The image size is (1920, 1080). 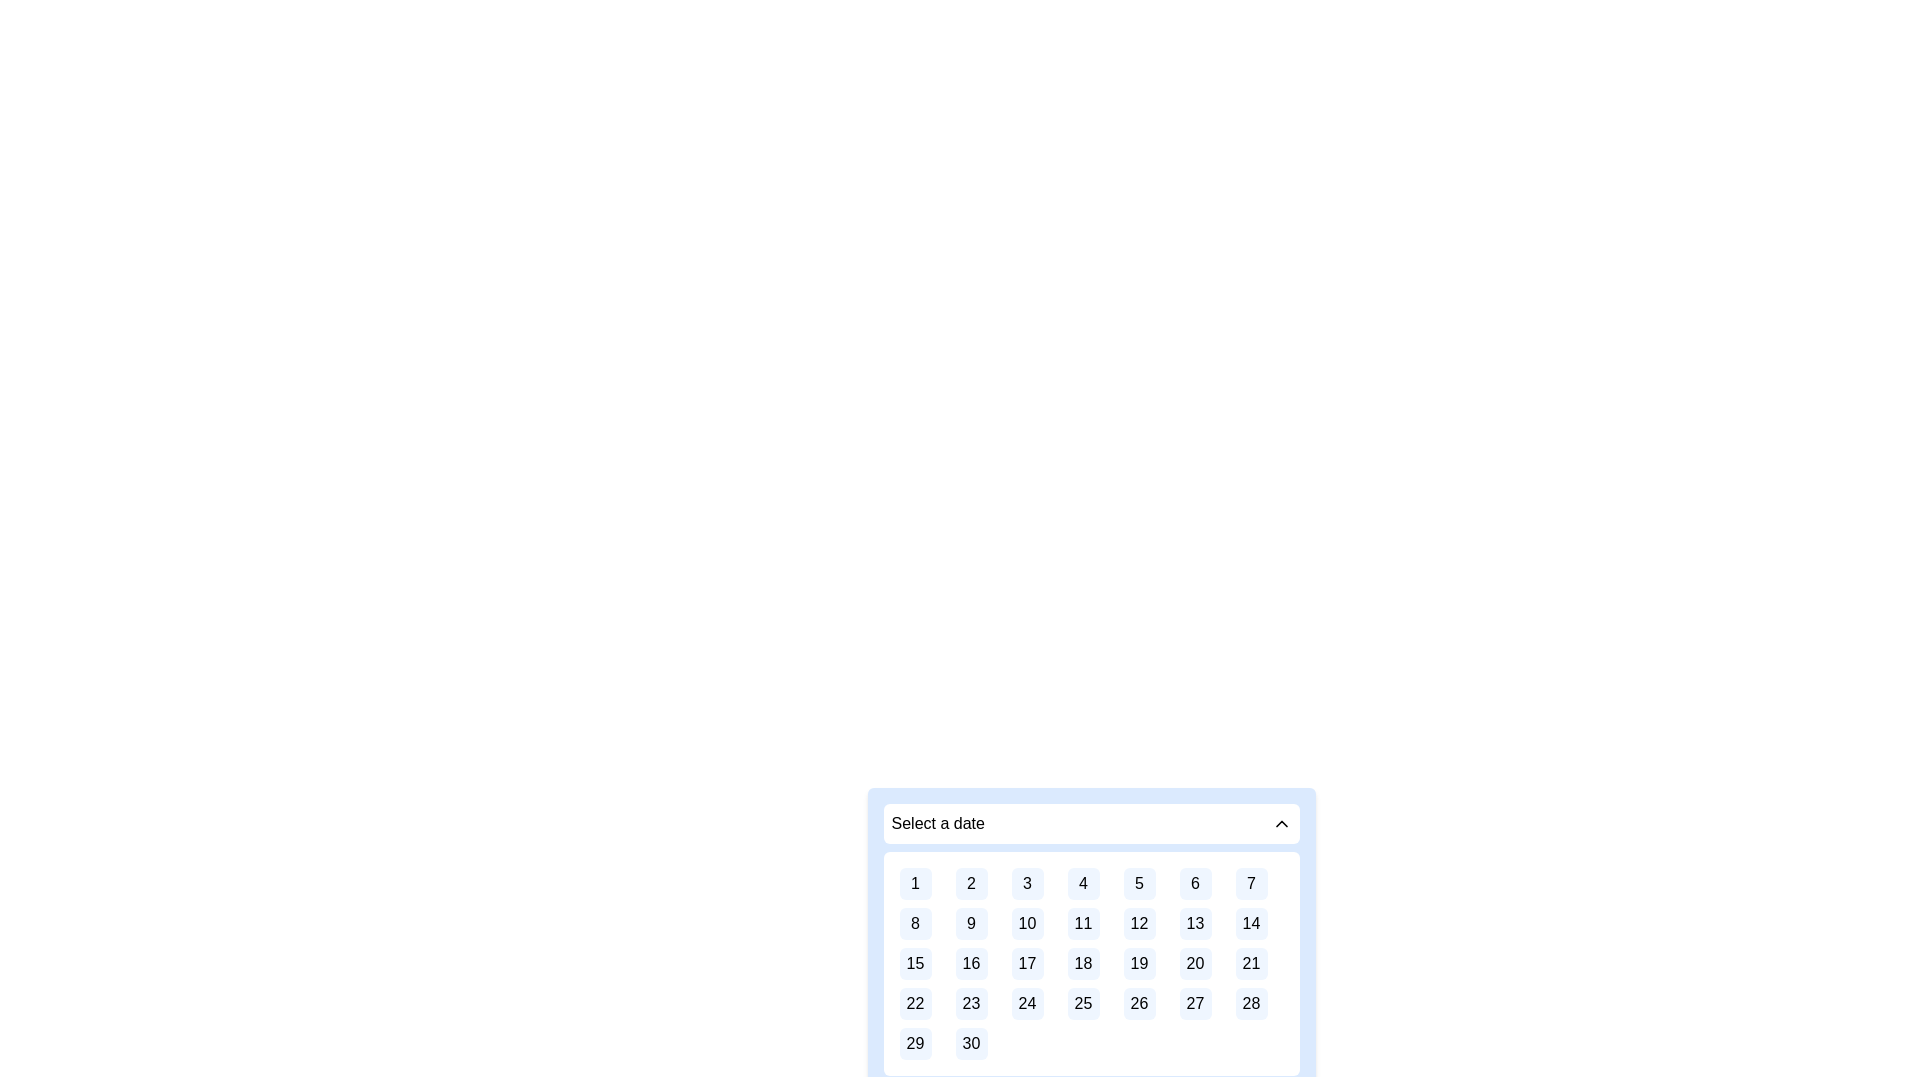 What do you see at coordinates (1027, 1003) in the screenshot?
I see `the small, square button with a soft blue background and text '24'` at bounding box center [1027, 1003].